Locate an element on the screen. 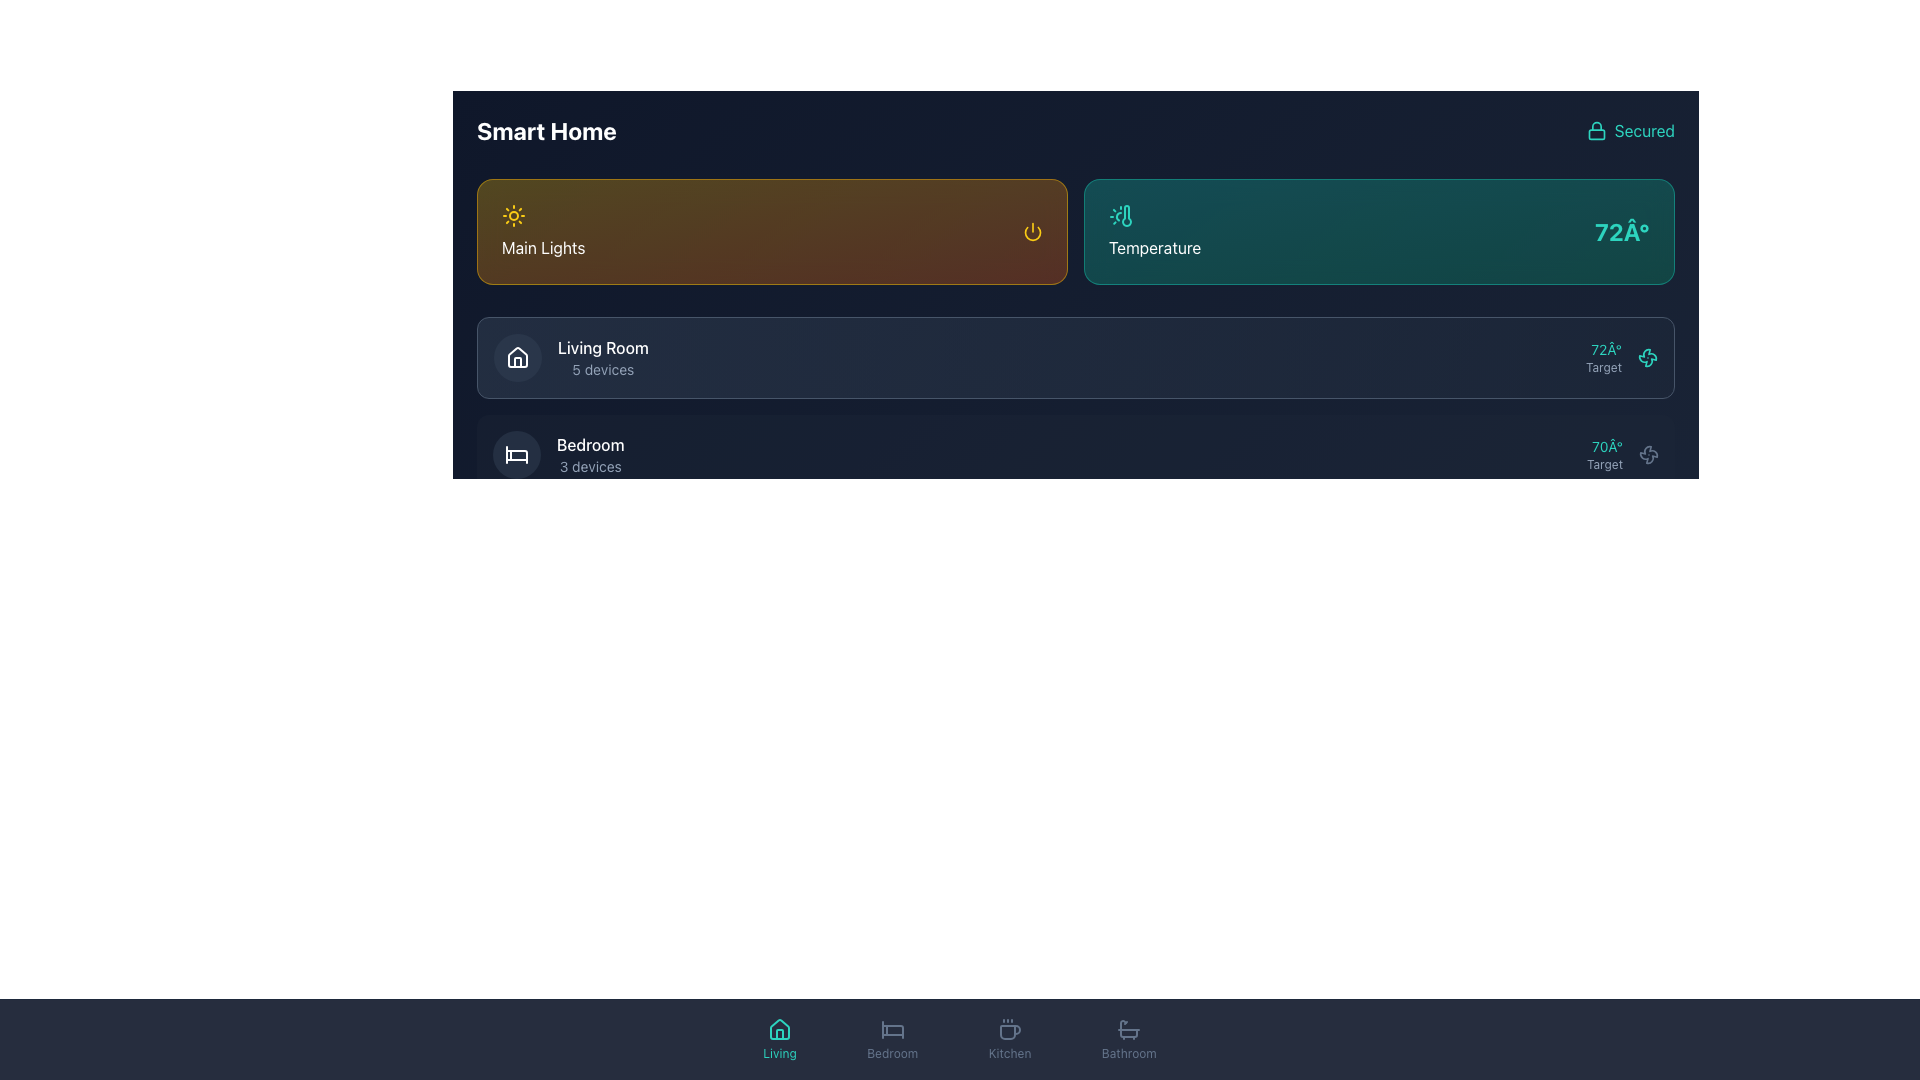 This screenshot has width=1920, height=1080. the navigation button that redirects to the 'Kitchen' section, located as the third option in the bottom navigation bar is located at coordinates (1010, 1039).